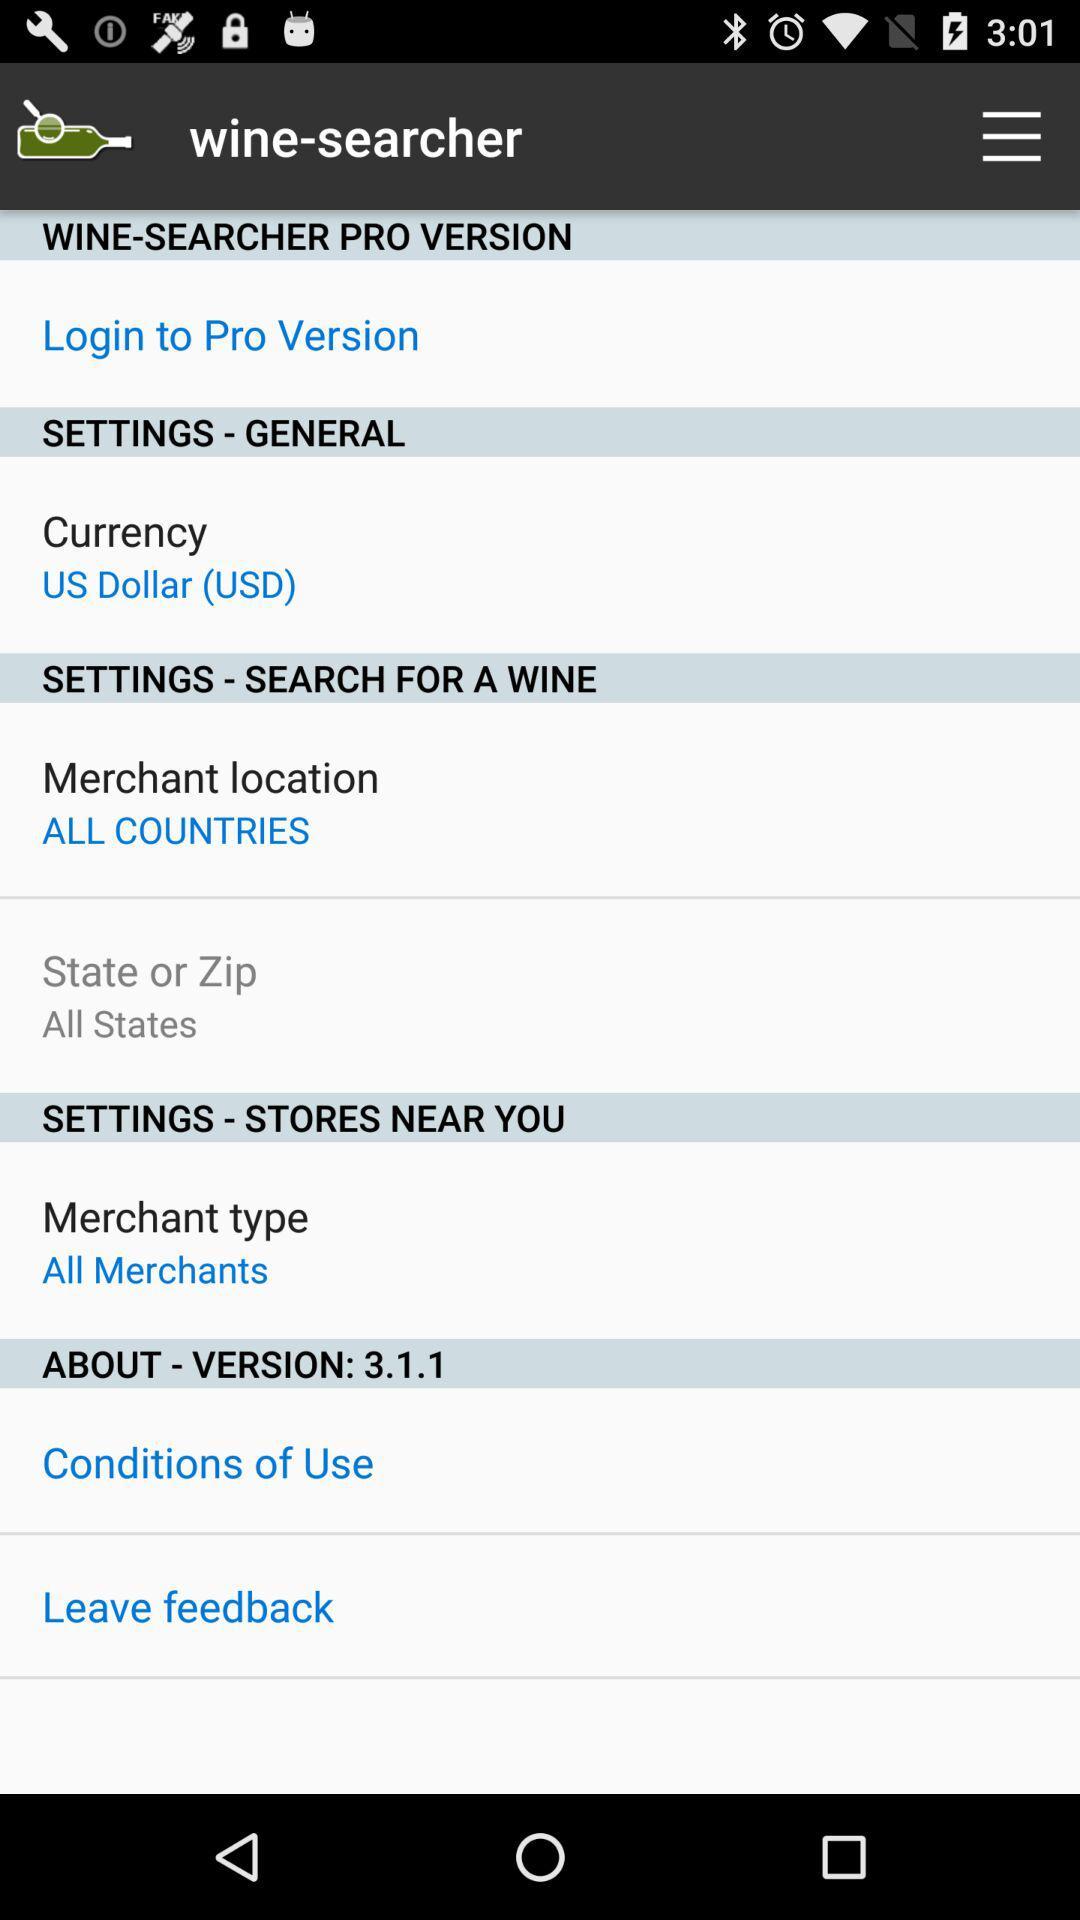 The image size is (1080, 1920). I want to click on home, so click(72, 135).